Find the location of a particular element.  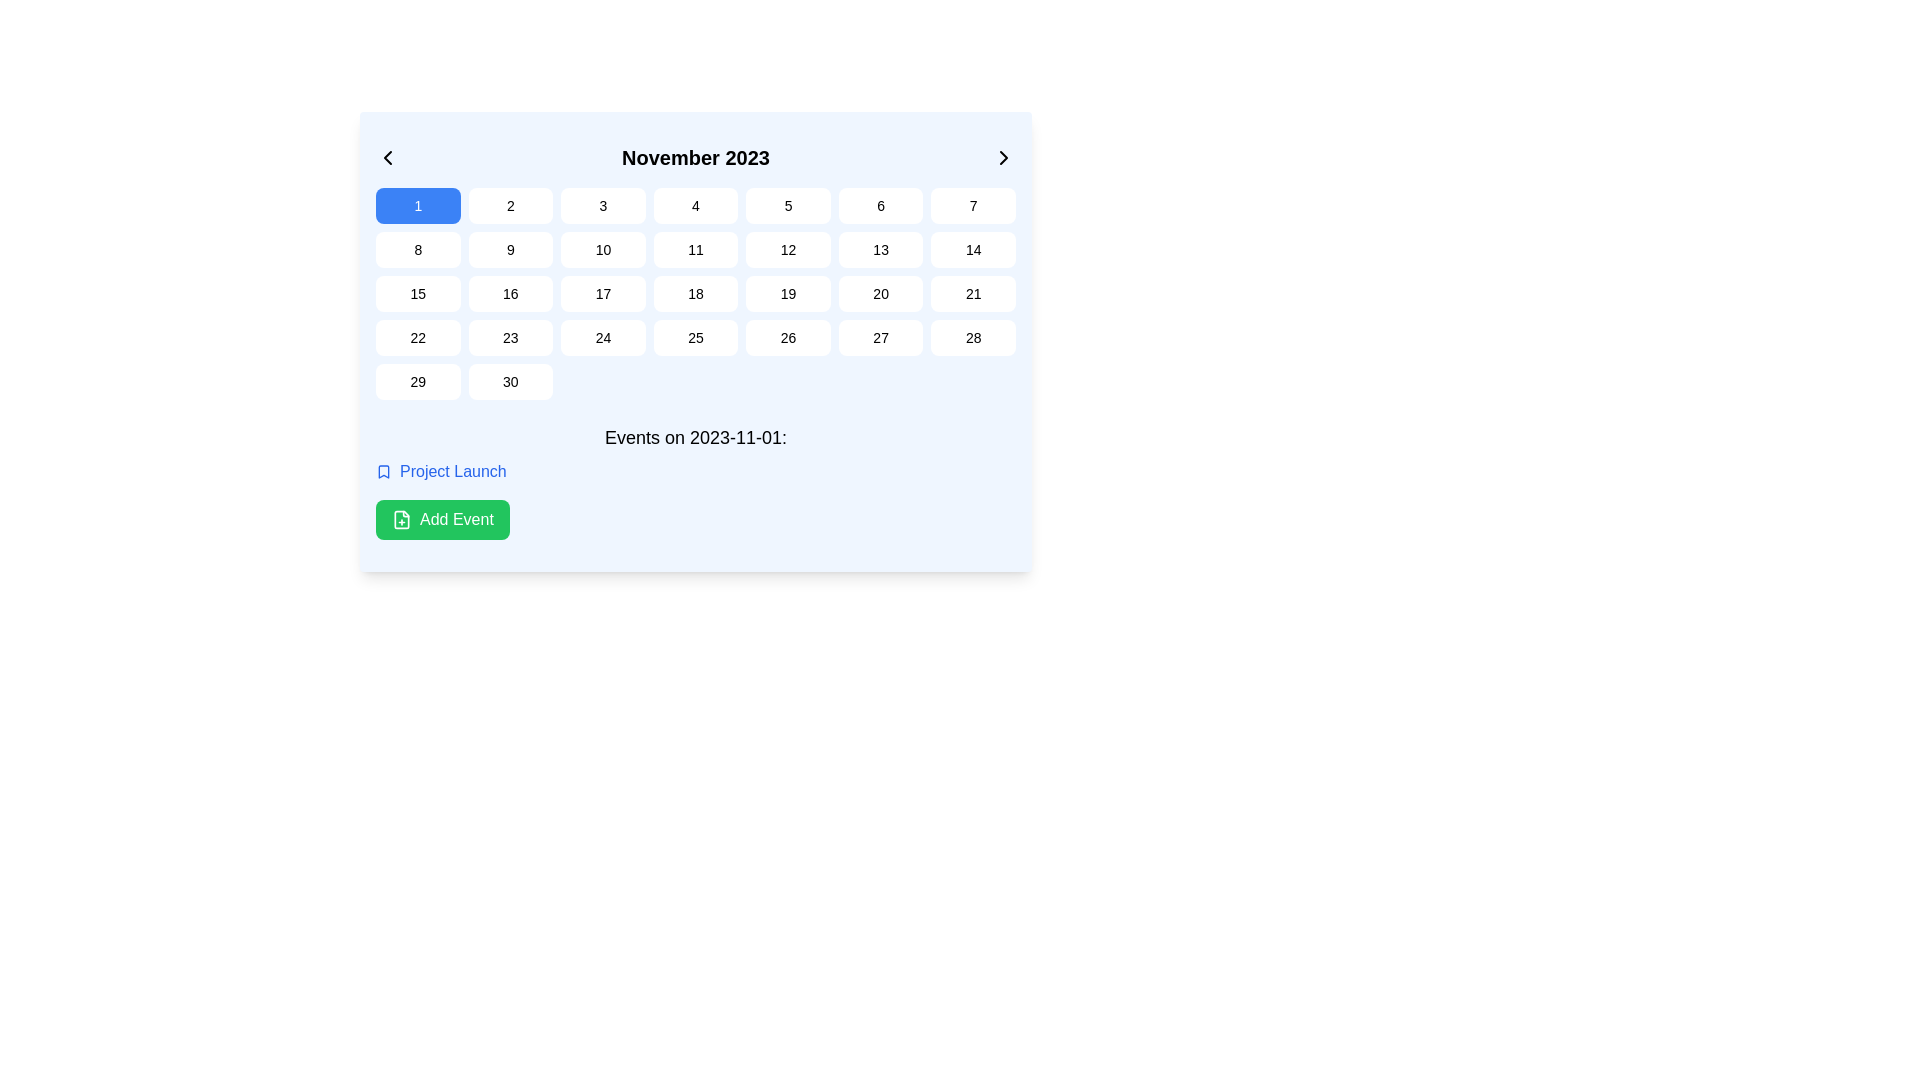

the date '10' button in the November 2023 calendar grid is located at coordinates (602, 249).